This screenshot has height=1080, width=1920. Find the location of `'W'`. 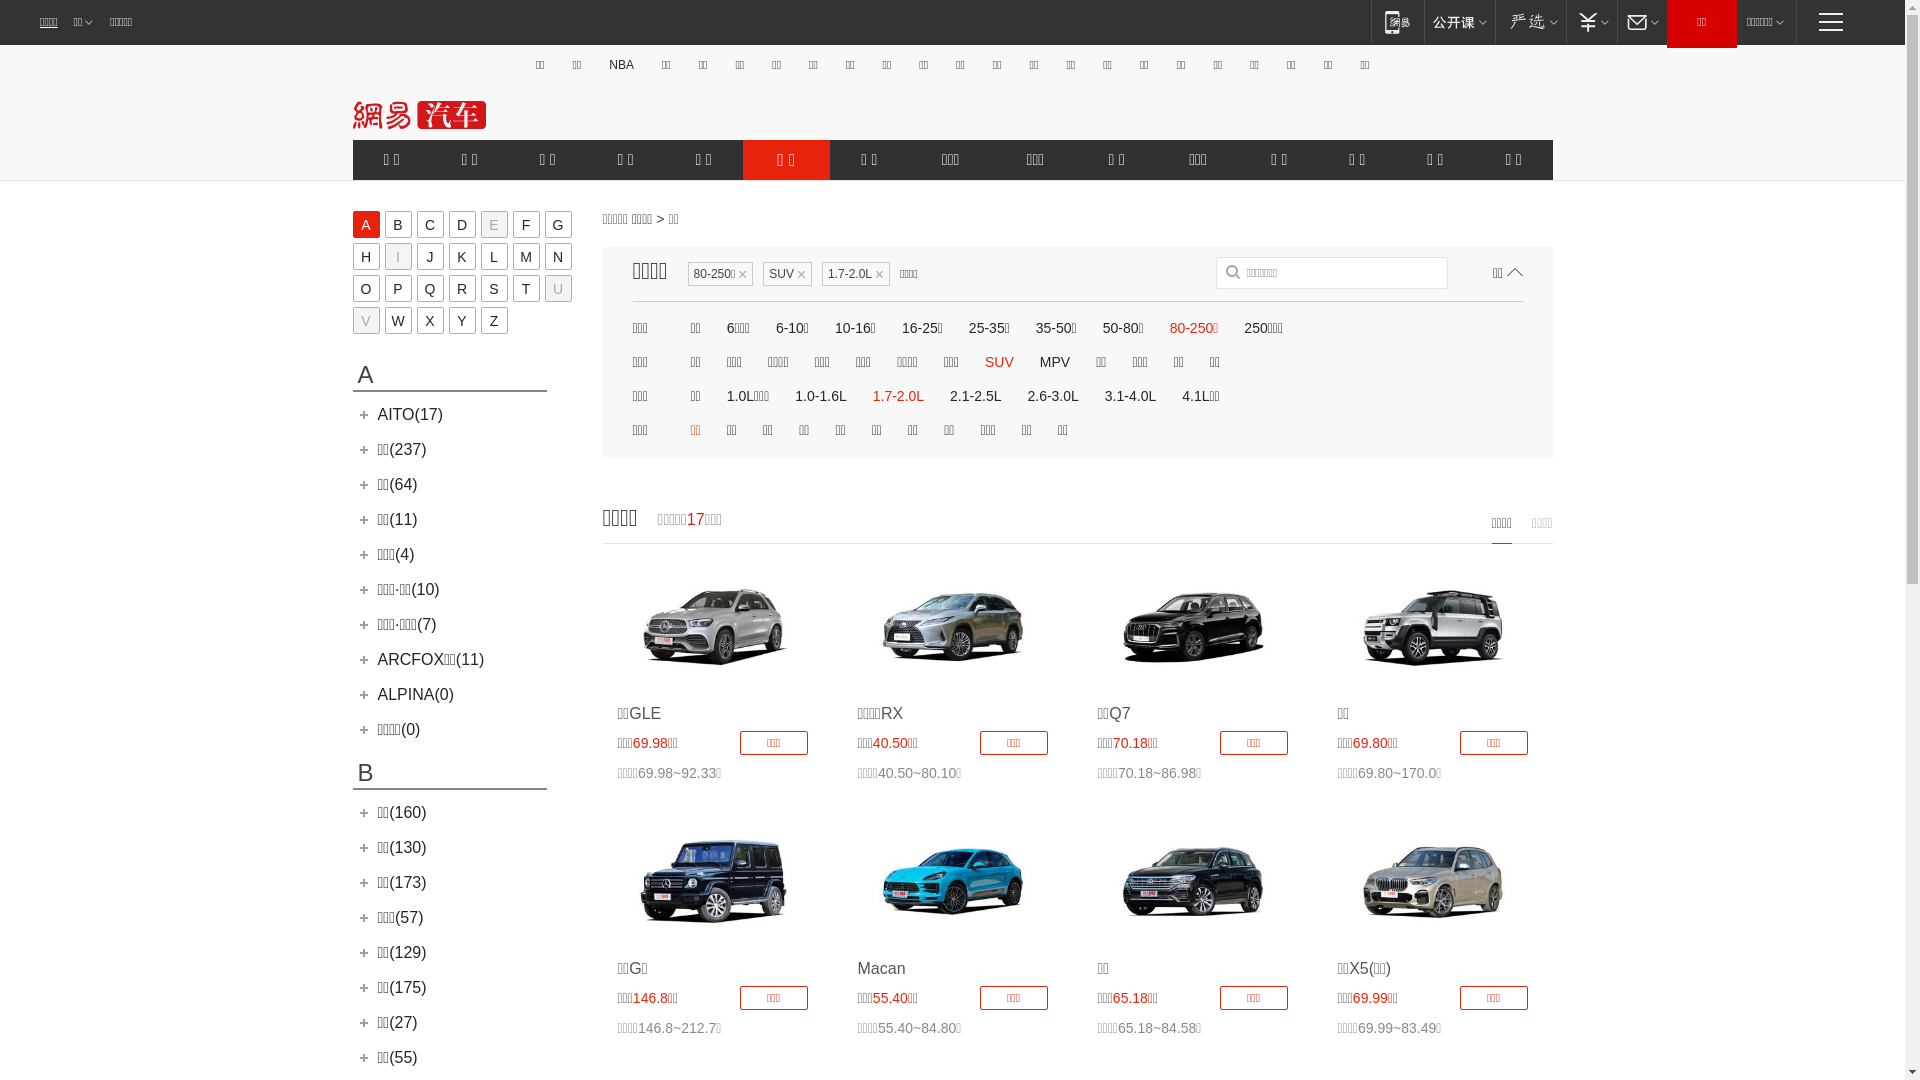

'W' is located at coordinates (397, 319).